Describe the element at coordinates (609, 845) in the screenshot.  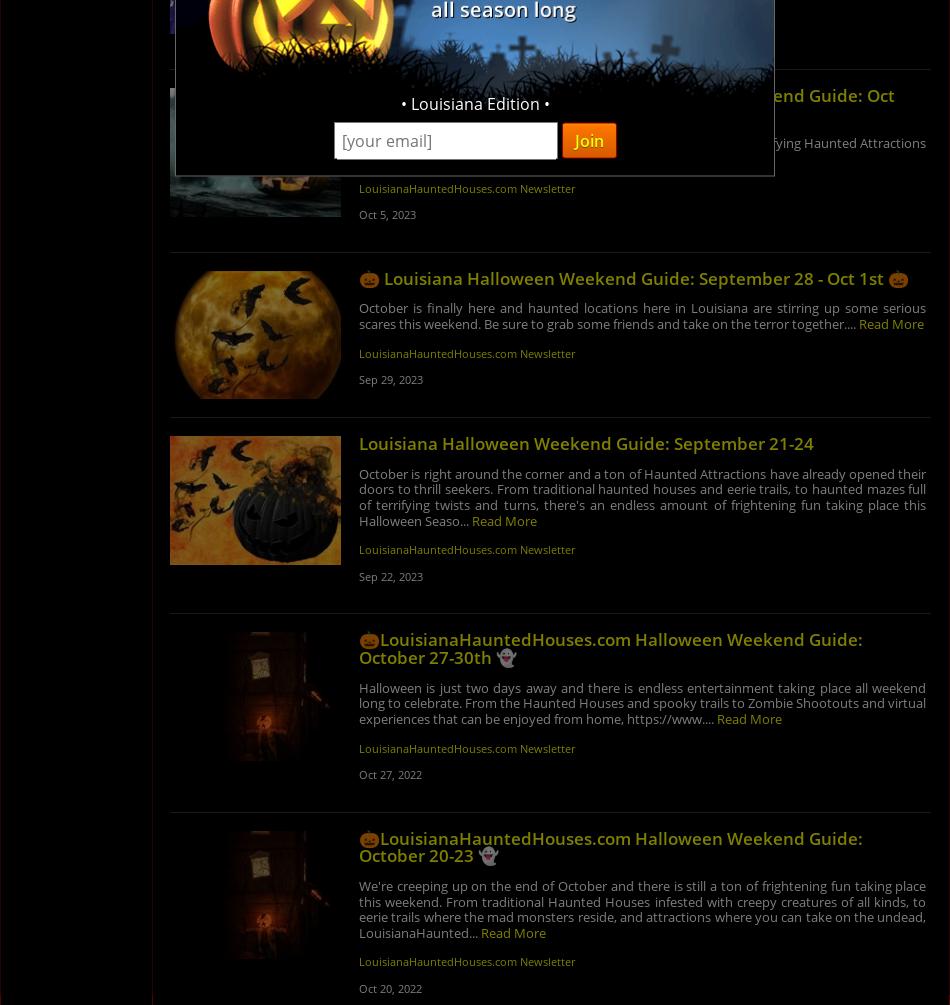
I see `'🎃LouisianaHauntedHouses.com Halloween Weekend Guide: October 20-23 👻'` at that location.